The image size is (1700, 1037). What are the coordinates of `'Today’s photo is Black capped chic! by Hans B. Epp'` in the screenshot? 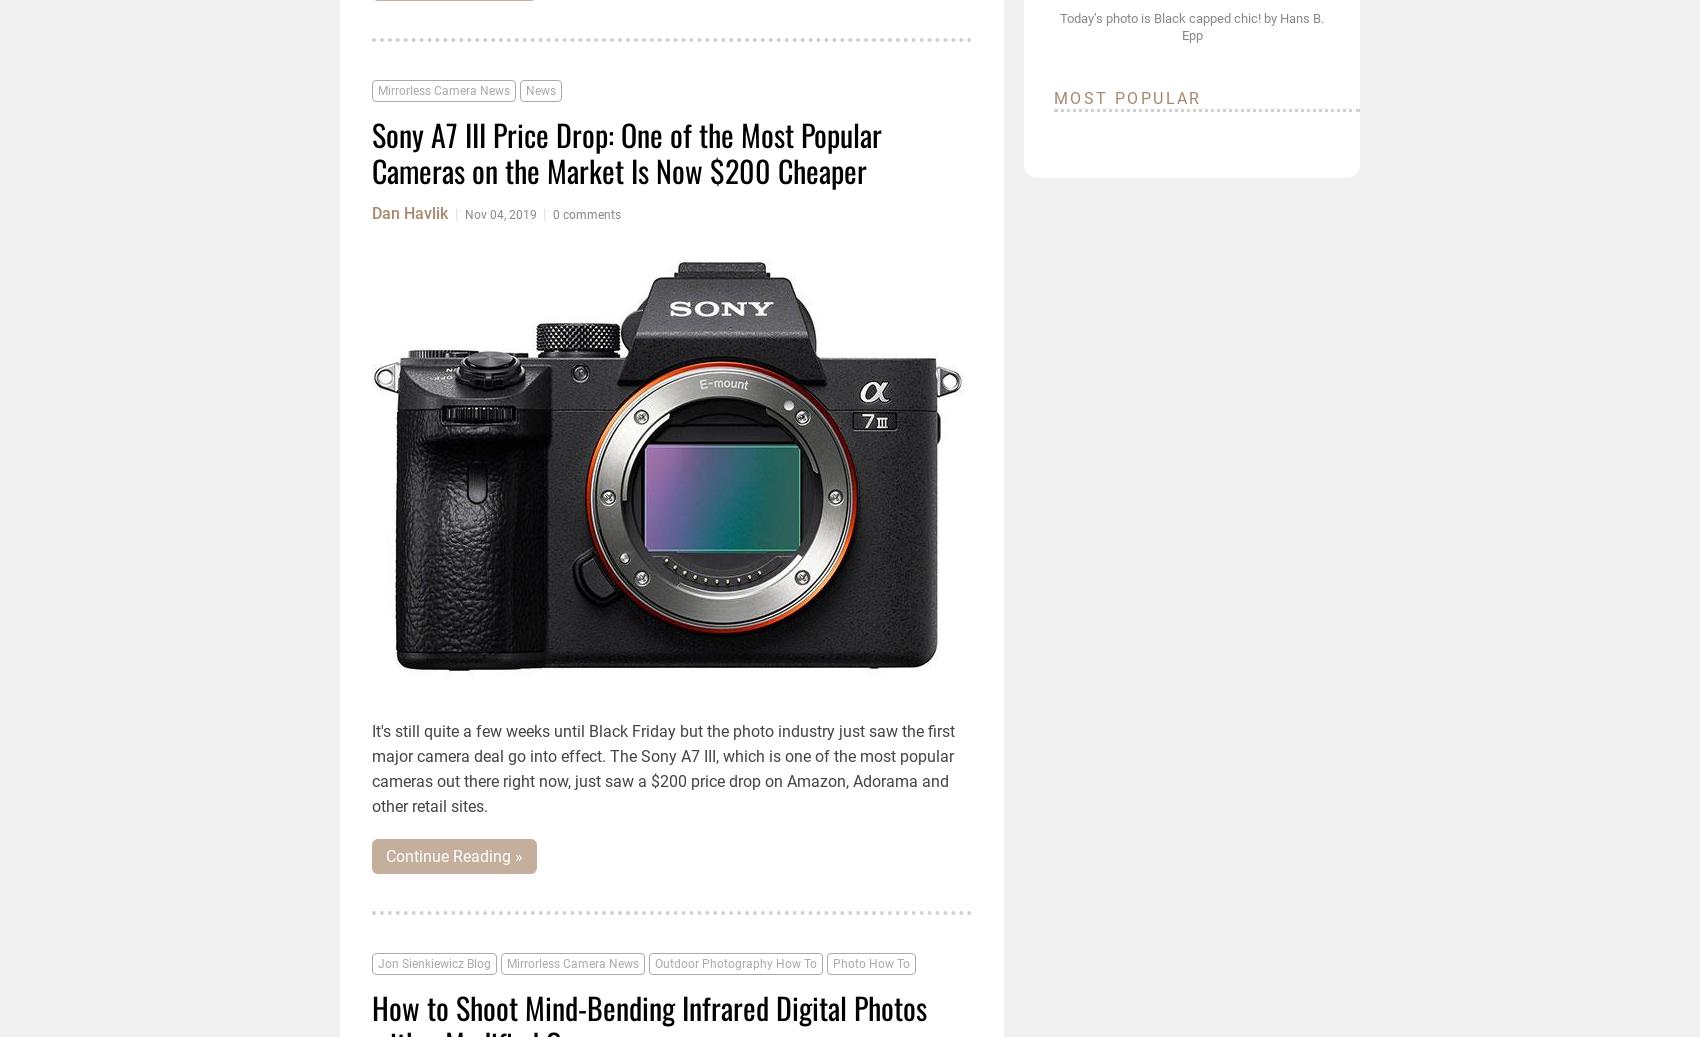 It's located at (1058, 25).